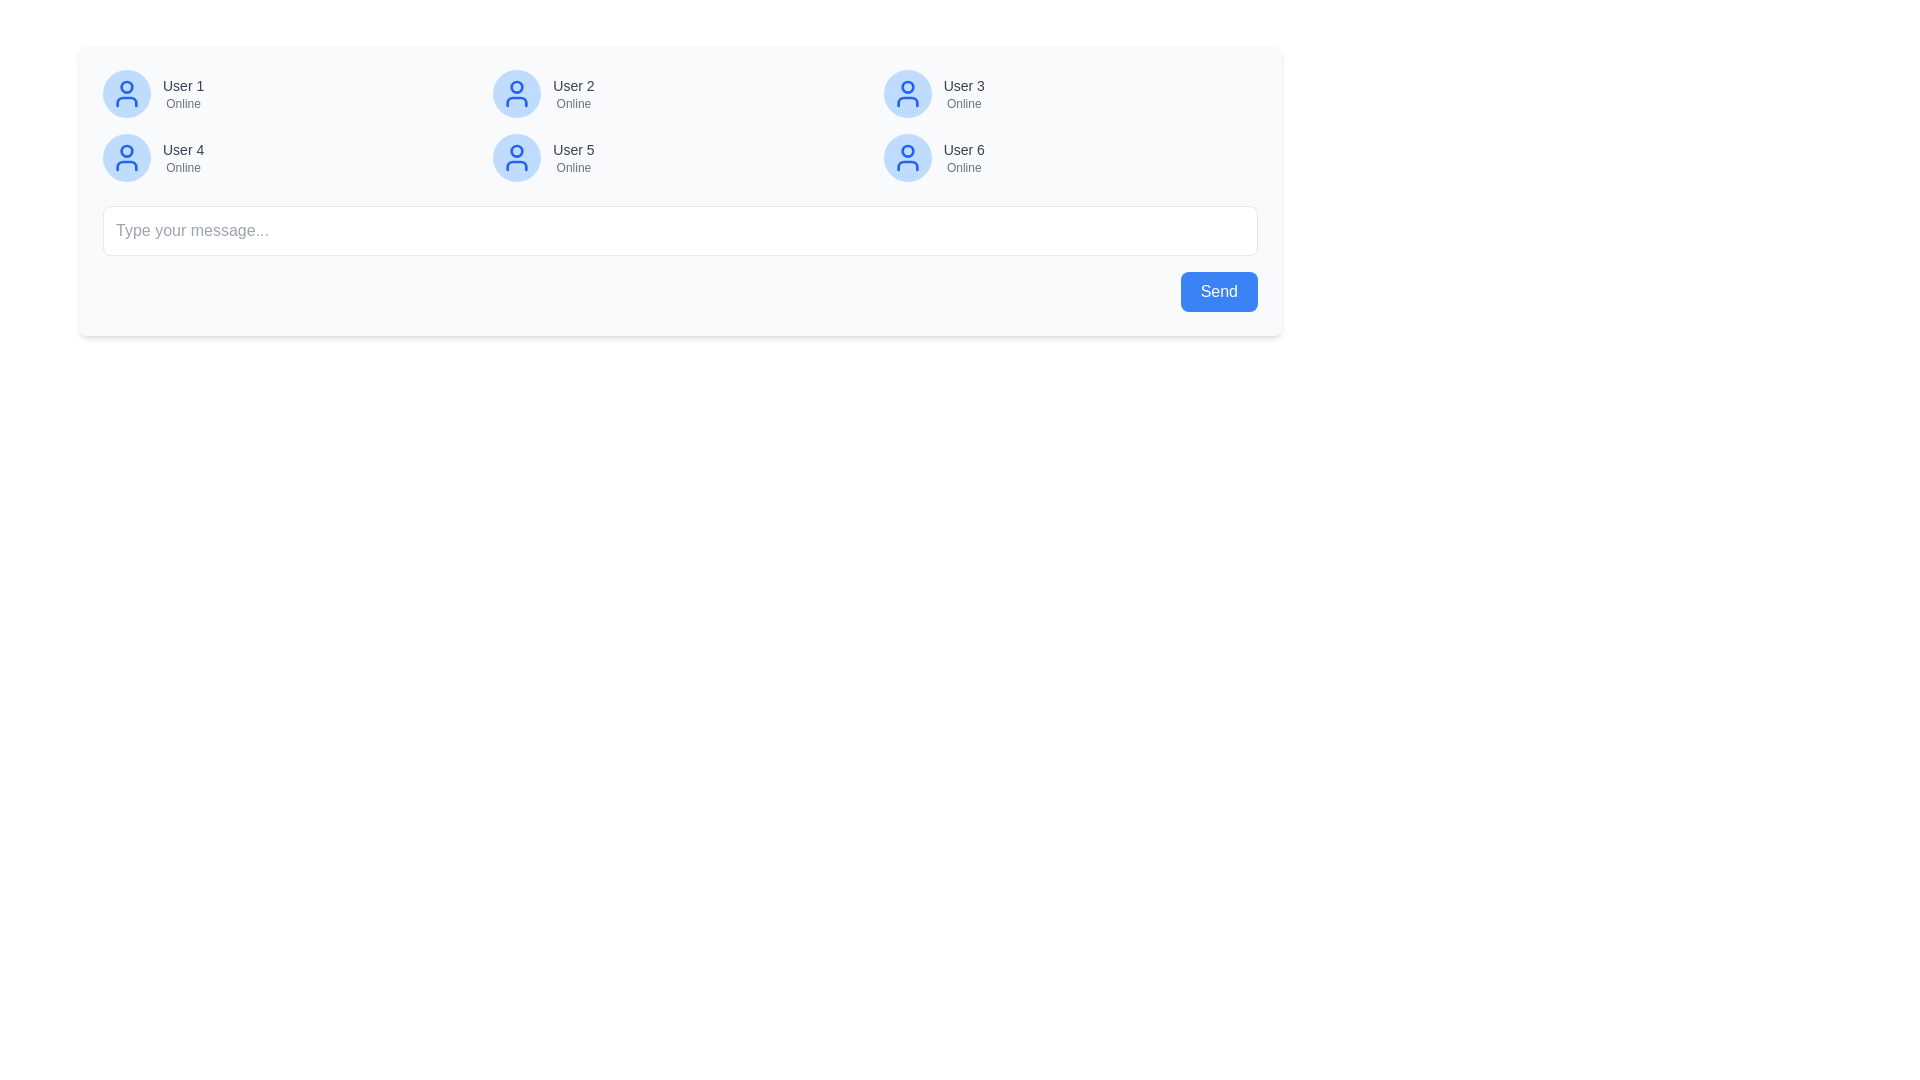 This screenshot has height=1080, width=1920. I want to click on the Static Text Label displaying 'User 5', which is centered within the user card and positioned above the 'Online' label, so click(572, 149).